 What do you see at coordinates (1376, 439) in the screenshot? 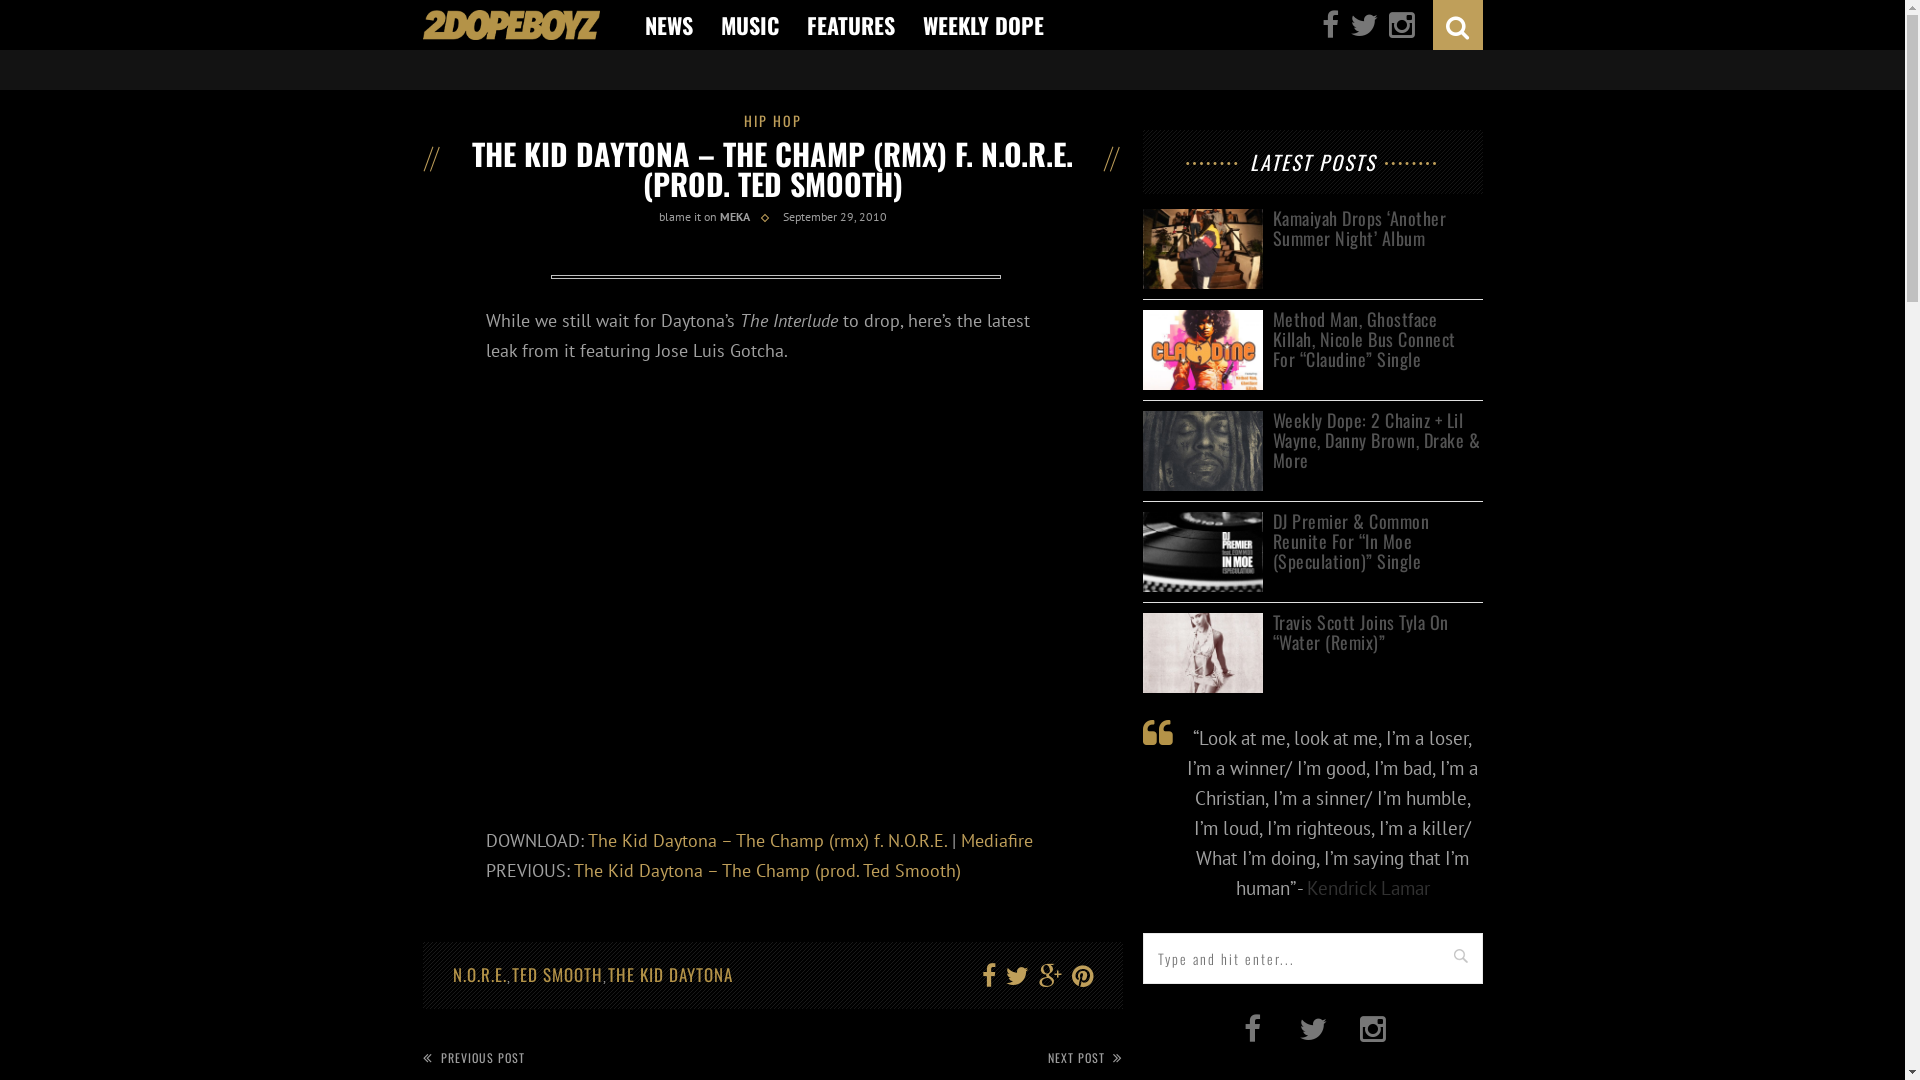
I see `'Weekly Dope: 2 Chainz + Lil Wayne, Danny Brown, Drake & More'` at bounding box center [1376, 439].